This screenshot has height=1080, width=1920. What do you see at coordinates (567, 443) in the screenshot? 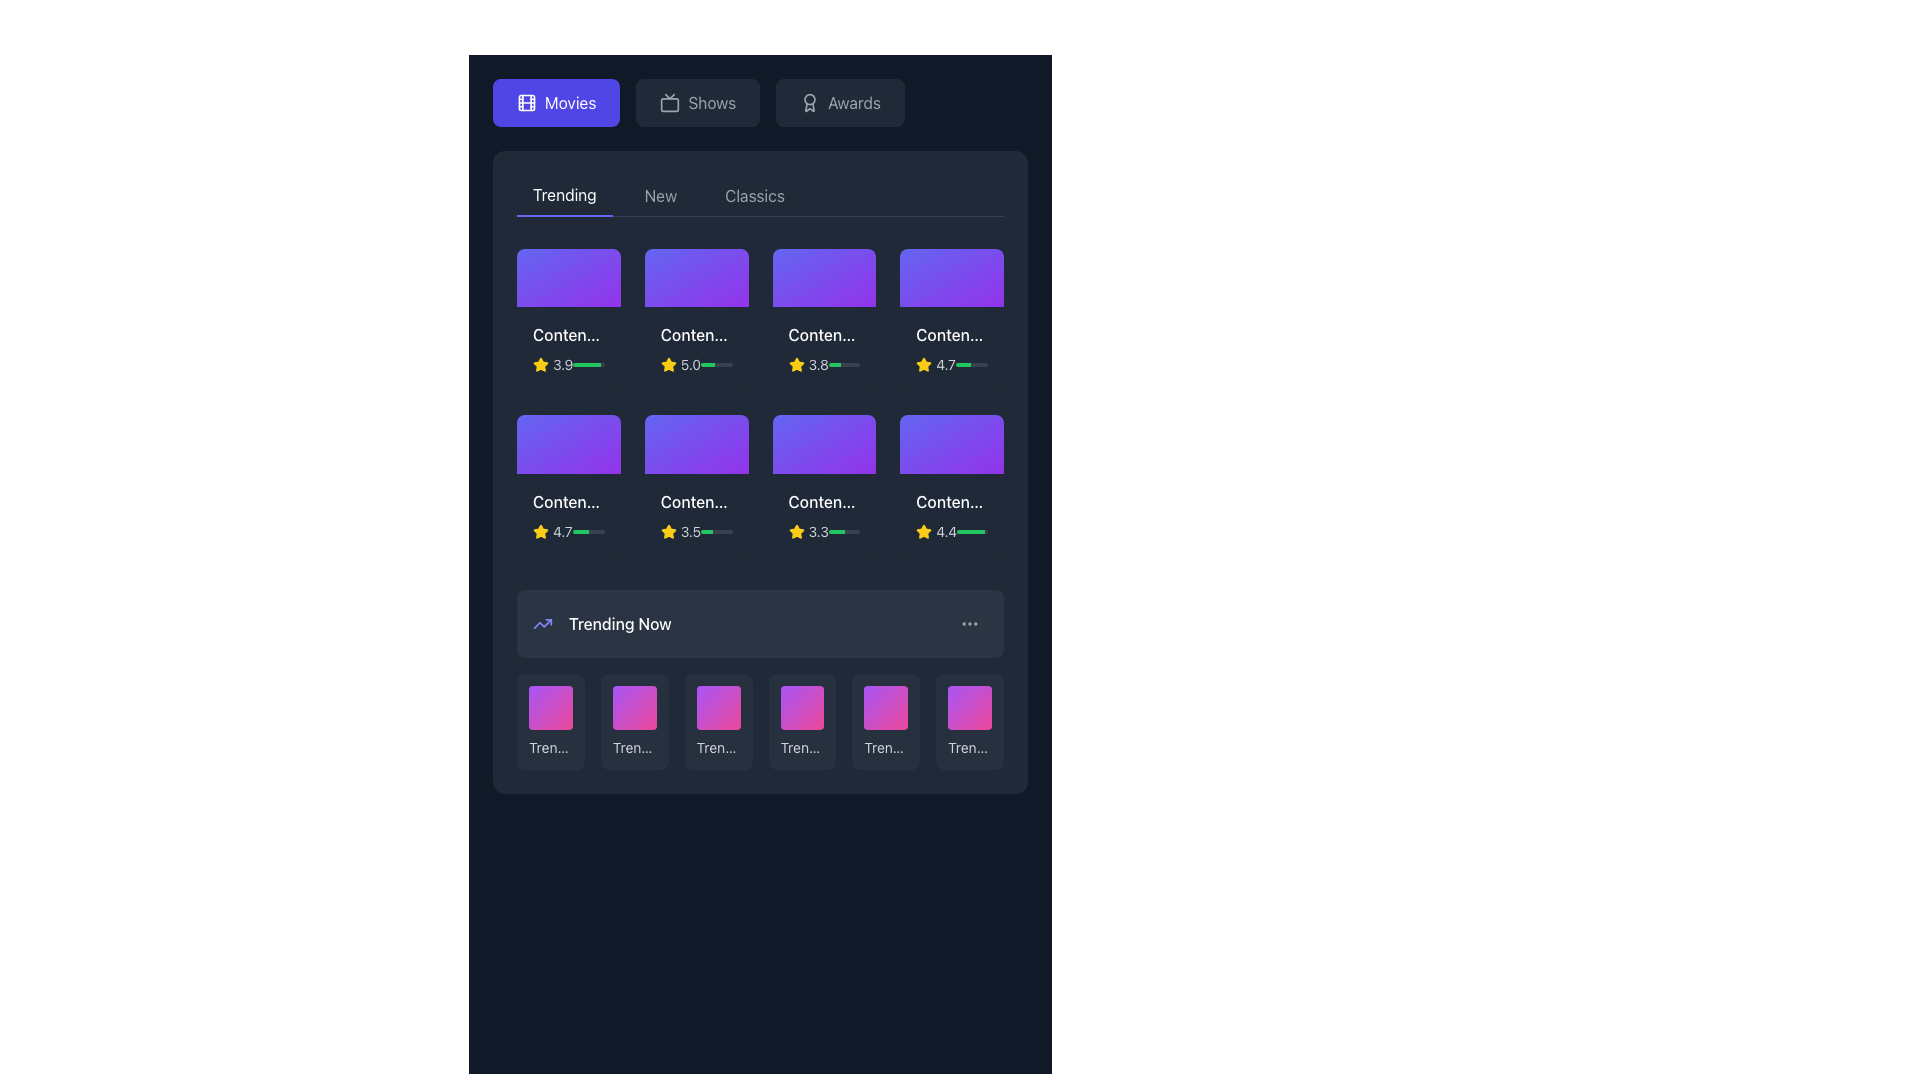
I see `the Decorative card, which is a rectangular card with a gradient background transitioning from indigo to purple, located in the second row of the content grid as the first card` at bounding box center [567, 443].